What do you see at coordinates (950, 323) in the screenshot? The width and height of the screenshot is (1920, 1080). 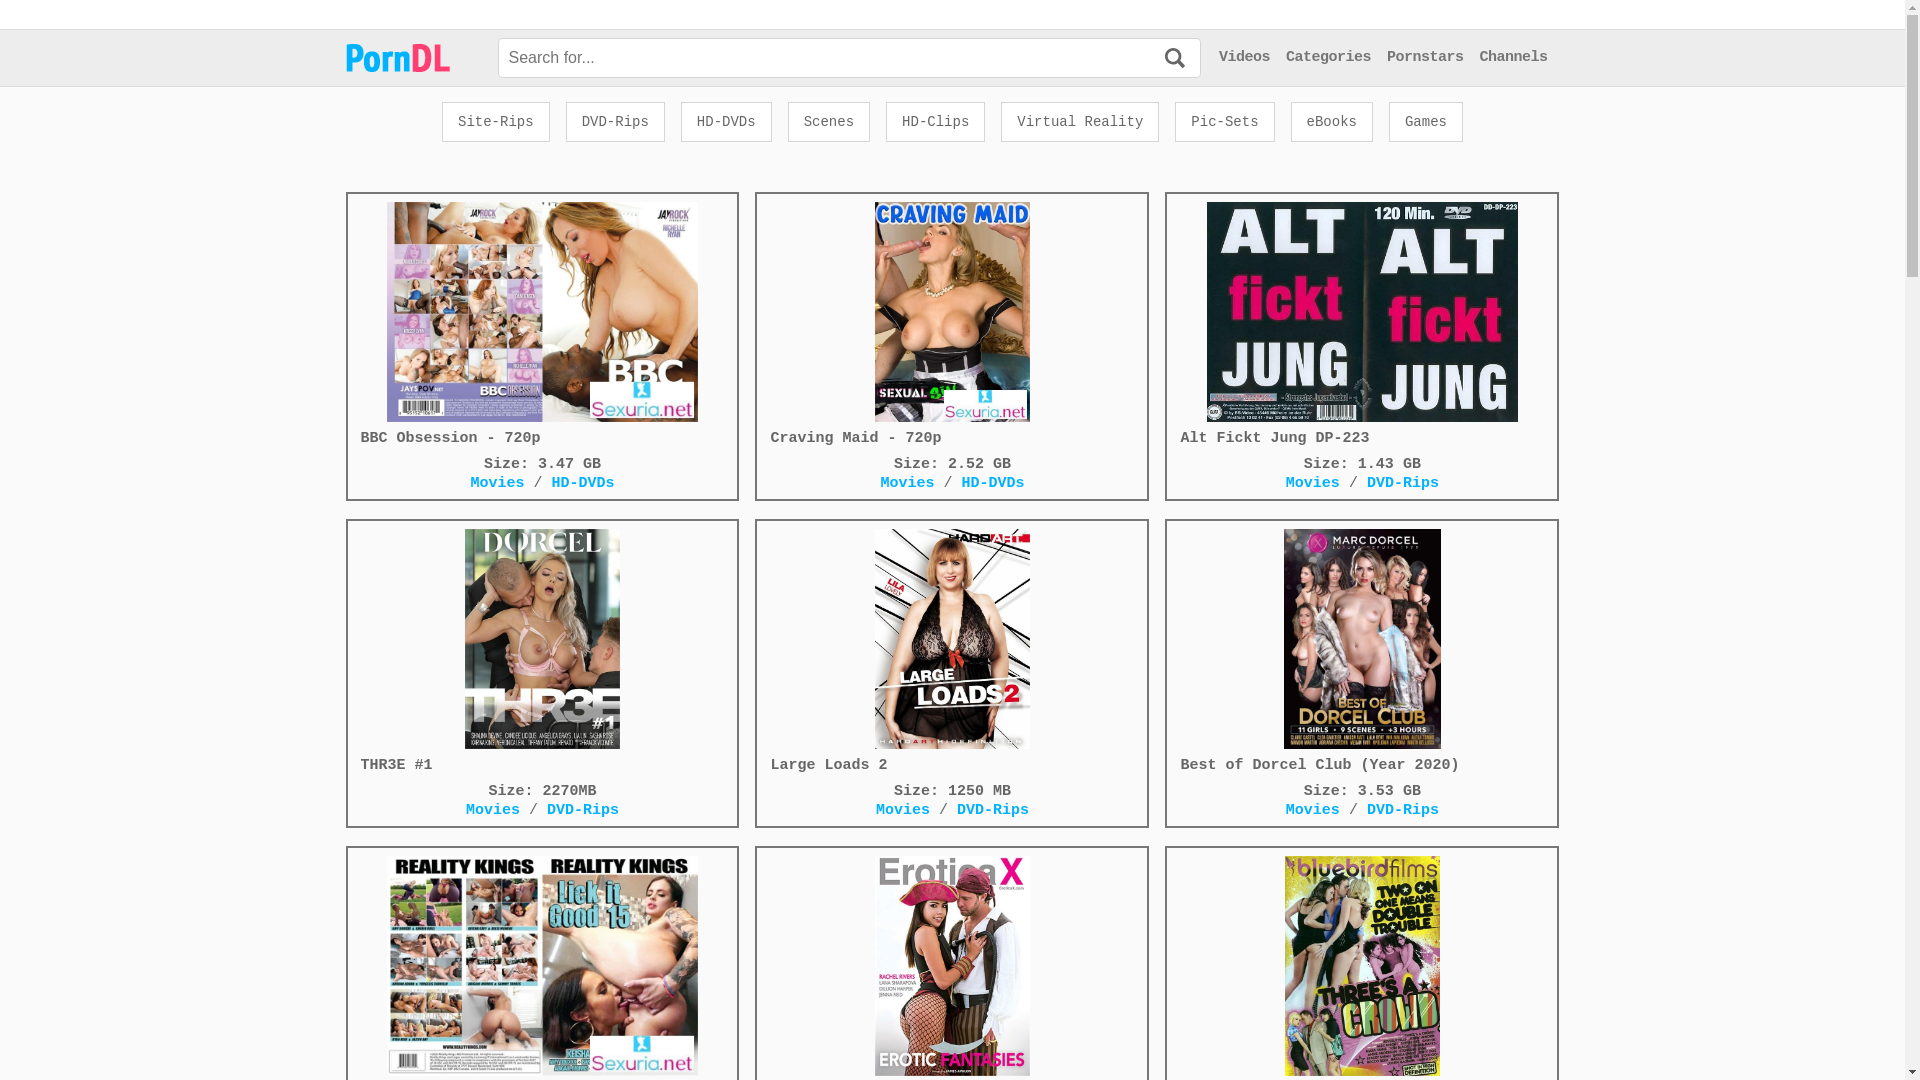 I see `'Craving Maid - 720p'` at bounding box center [950, 323].